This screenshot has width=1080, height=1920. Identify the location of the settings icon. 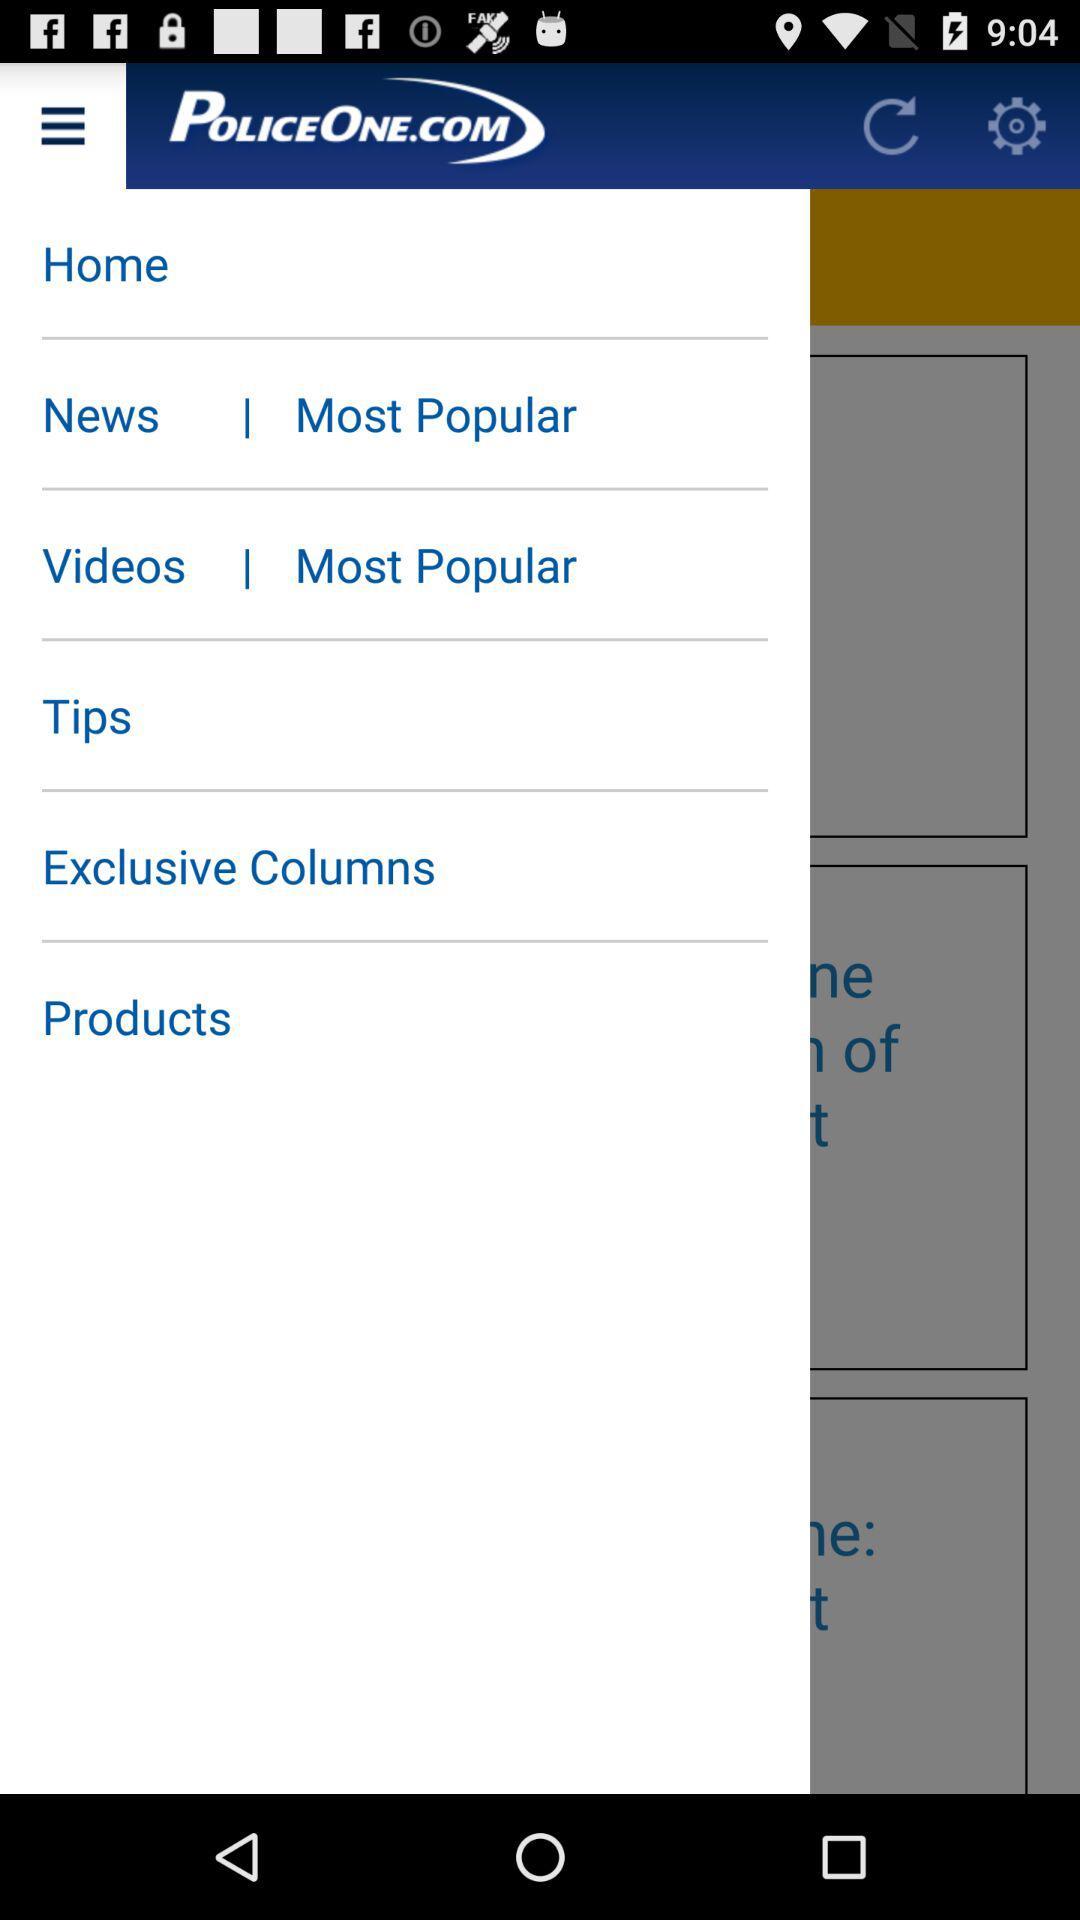
(1017, 133).